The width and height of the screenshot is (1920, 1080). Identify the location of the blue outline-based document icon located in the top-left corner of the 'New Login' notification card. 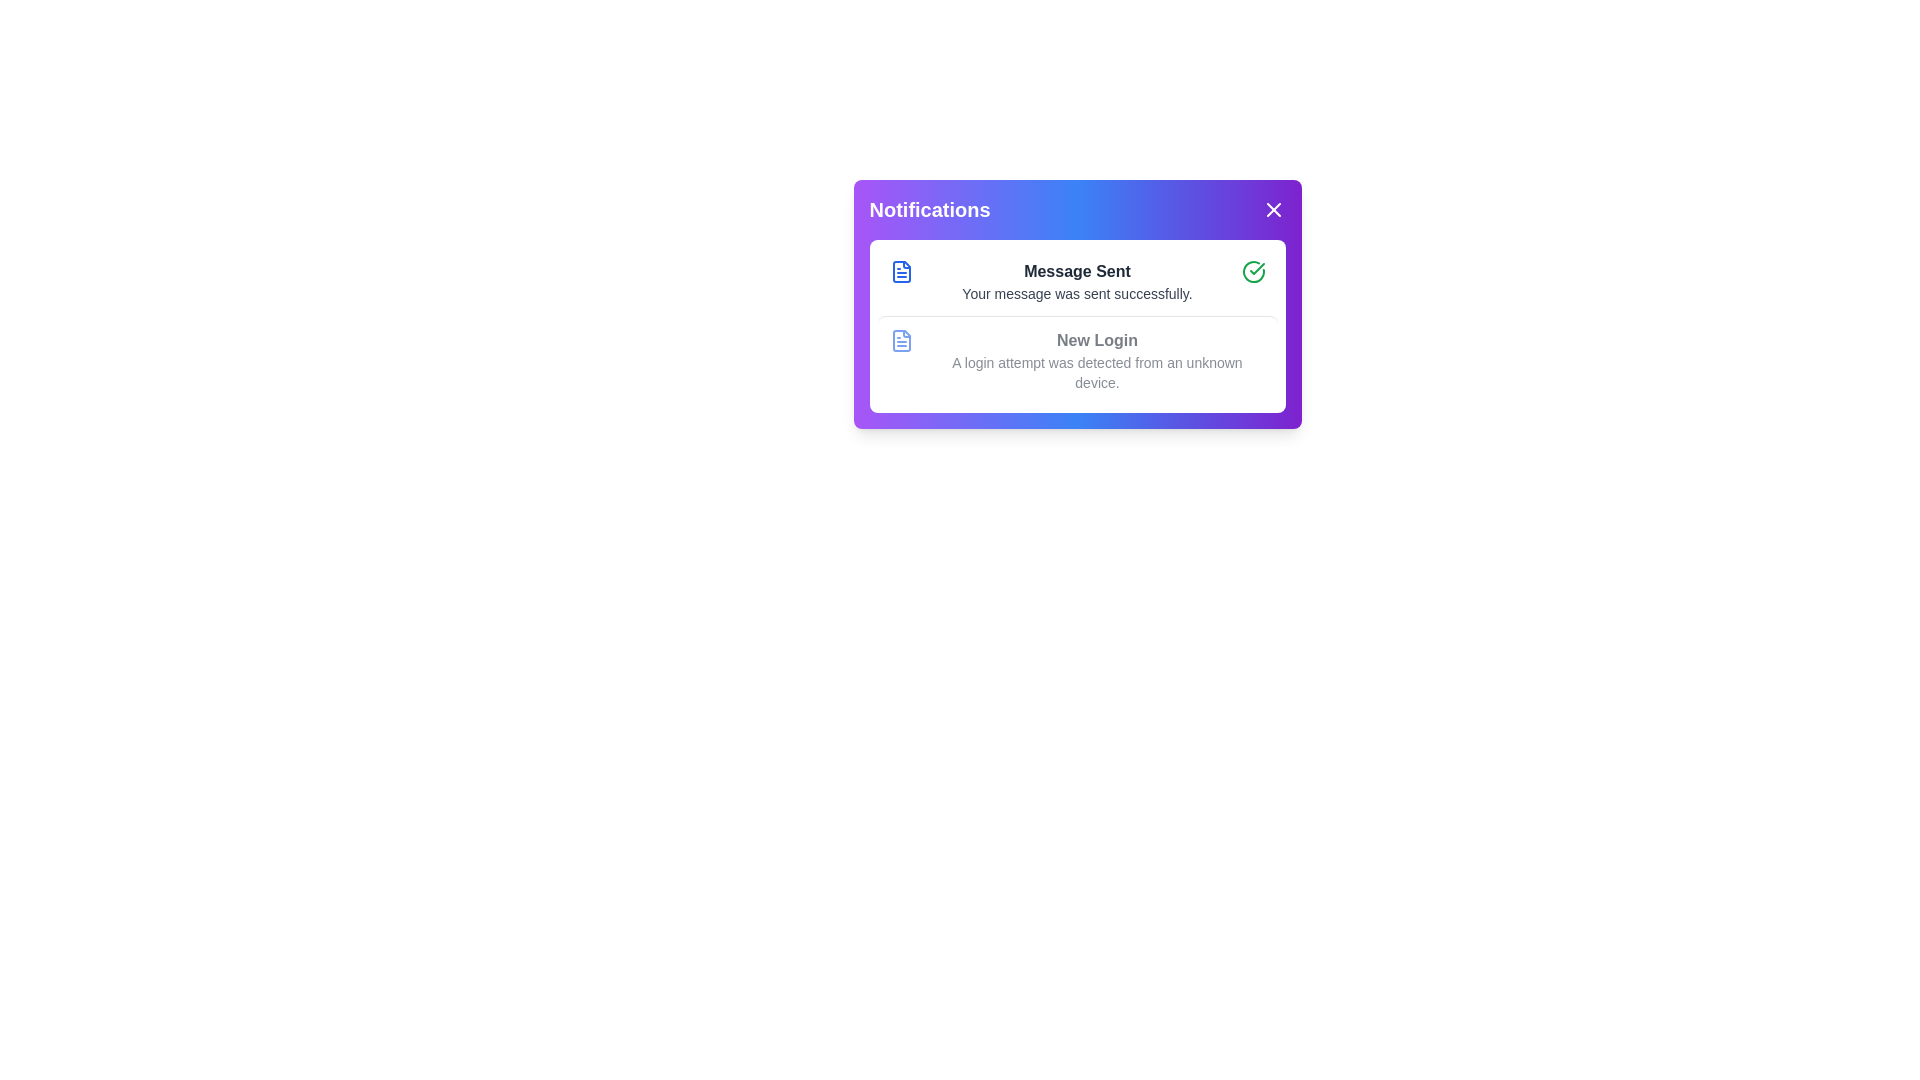
(900, 339).